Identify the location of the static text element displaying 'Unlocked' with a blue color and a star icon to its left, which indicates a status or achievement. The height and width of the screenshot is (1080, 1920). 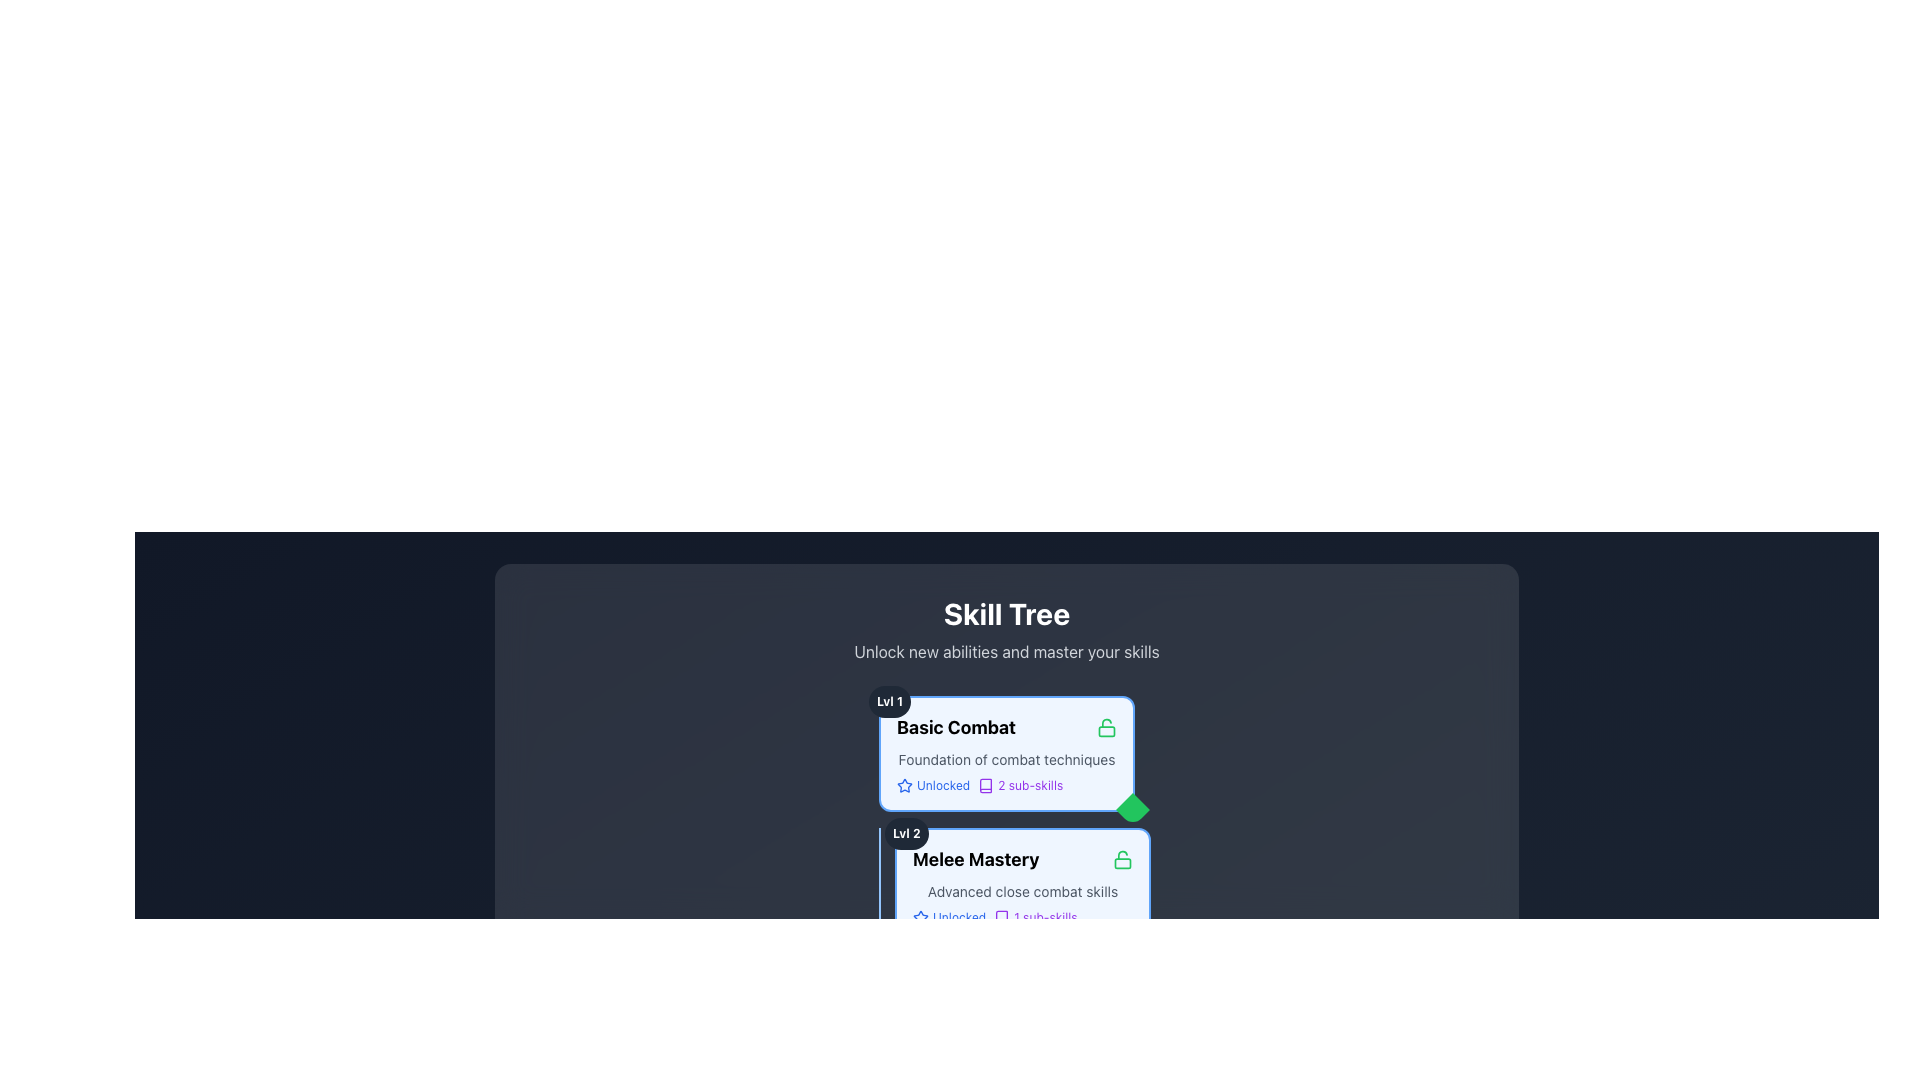
(948, 918).